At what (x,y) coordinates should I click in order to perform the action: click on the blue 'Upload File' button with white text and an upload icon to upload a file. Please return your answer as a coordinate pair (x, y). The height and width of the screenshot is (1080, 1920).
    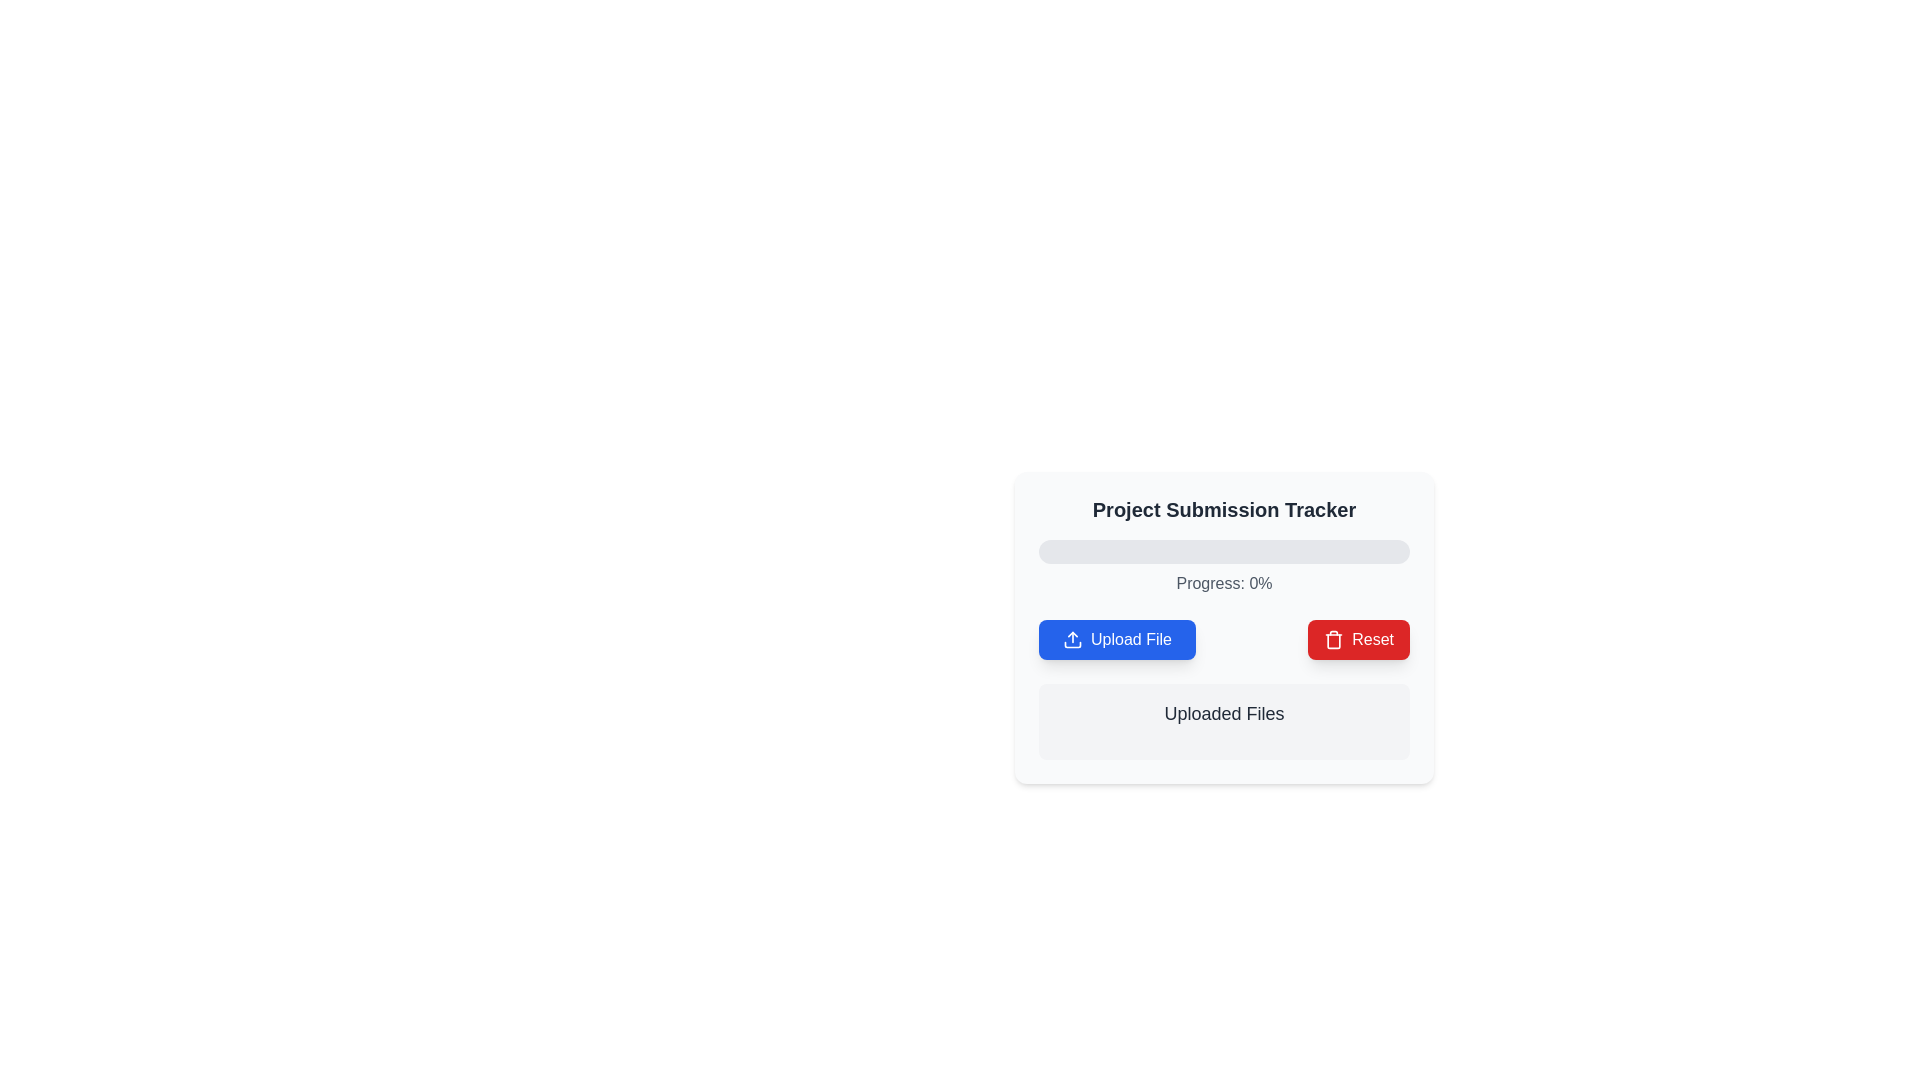
    Looking at the image, I should click on (1116, 640).